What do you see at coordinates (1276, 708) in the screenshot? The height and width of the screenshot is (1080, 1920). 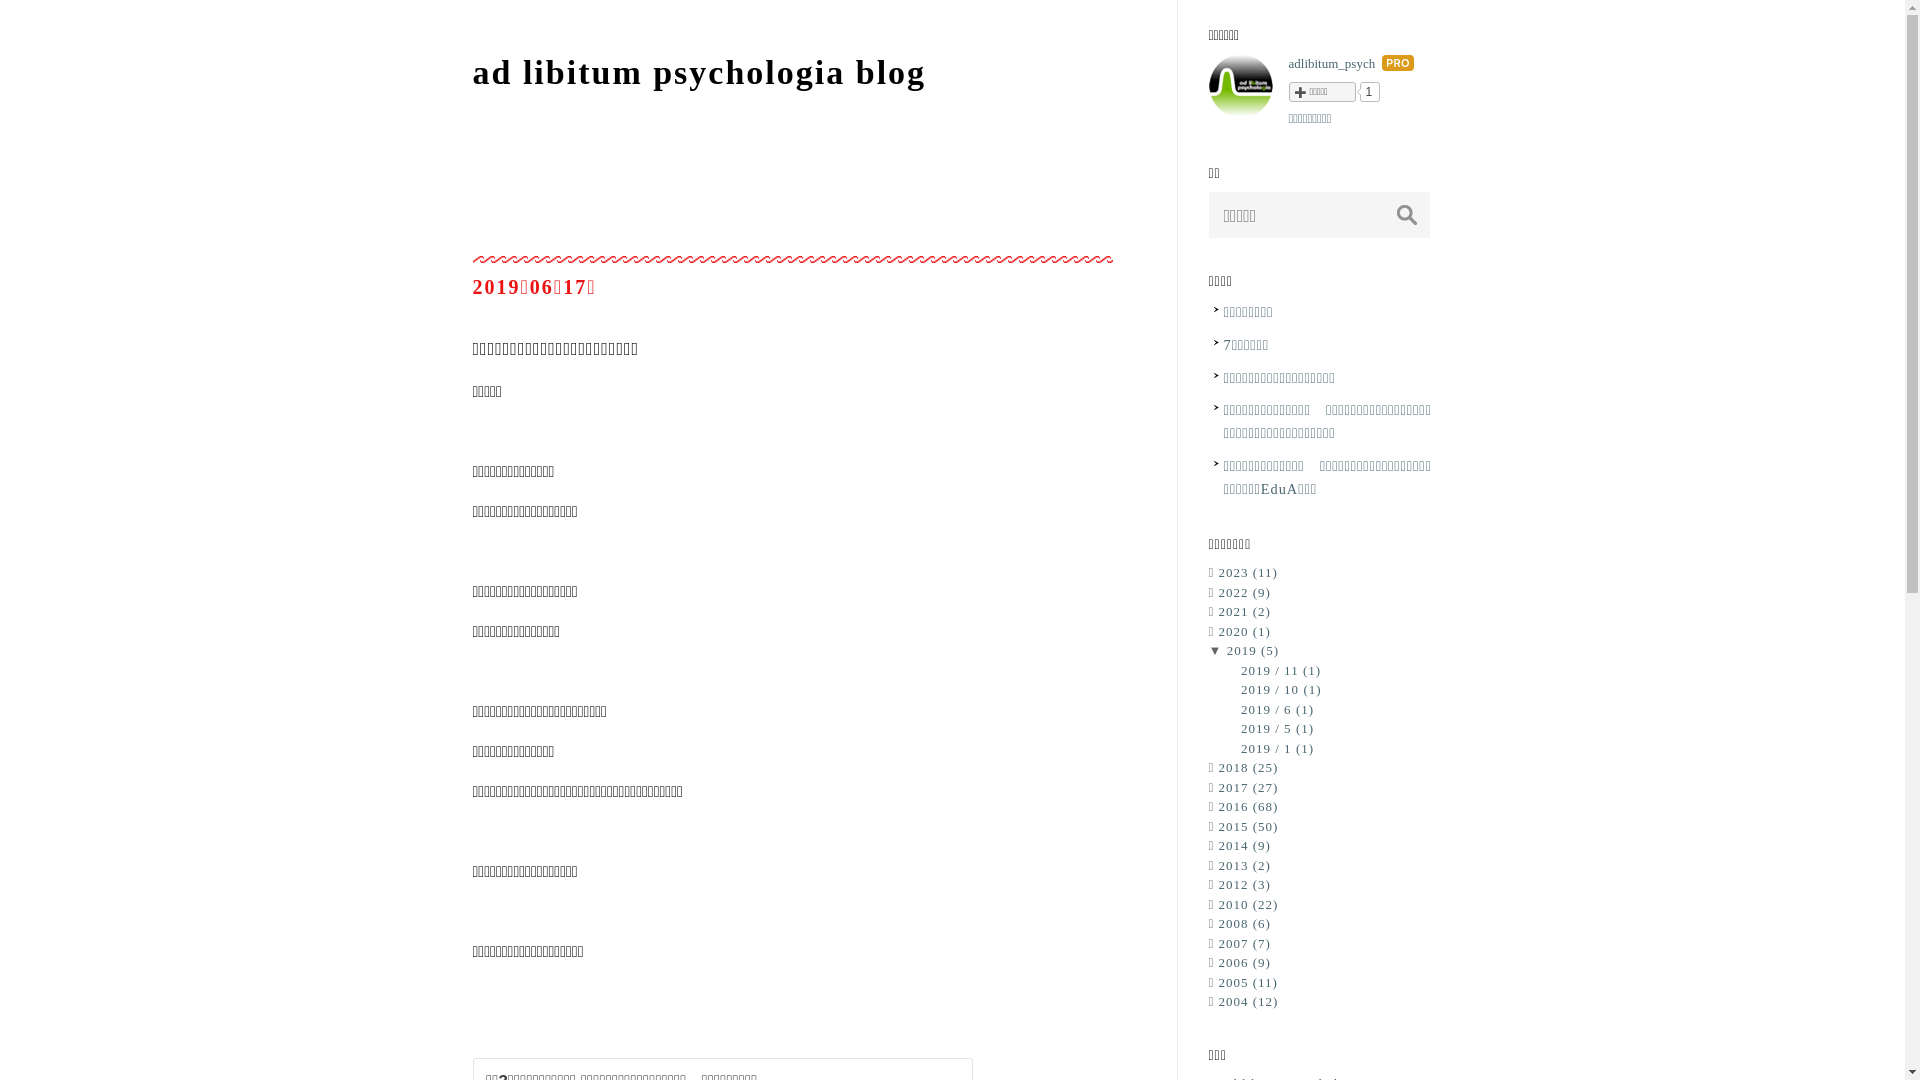 I see `'2019 / 6 (1)'` at bounding box center [1276, 708].